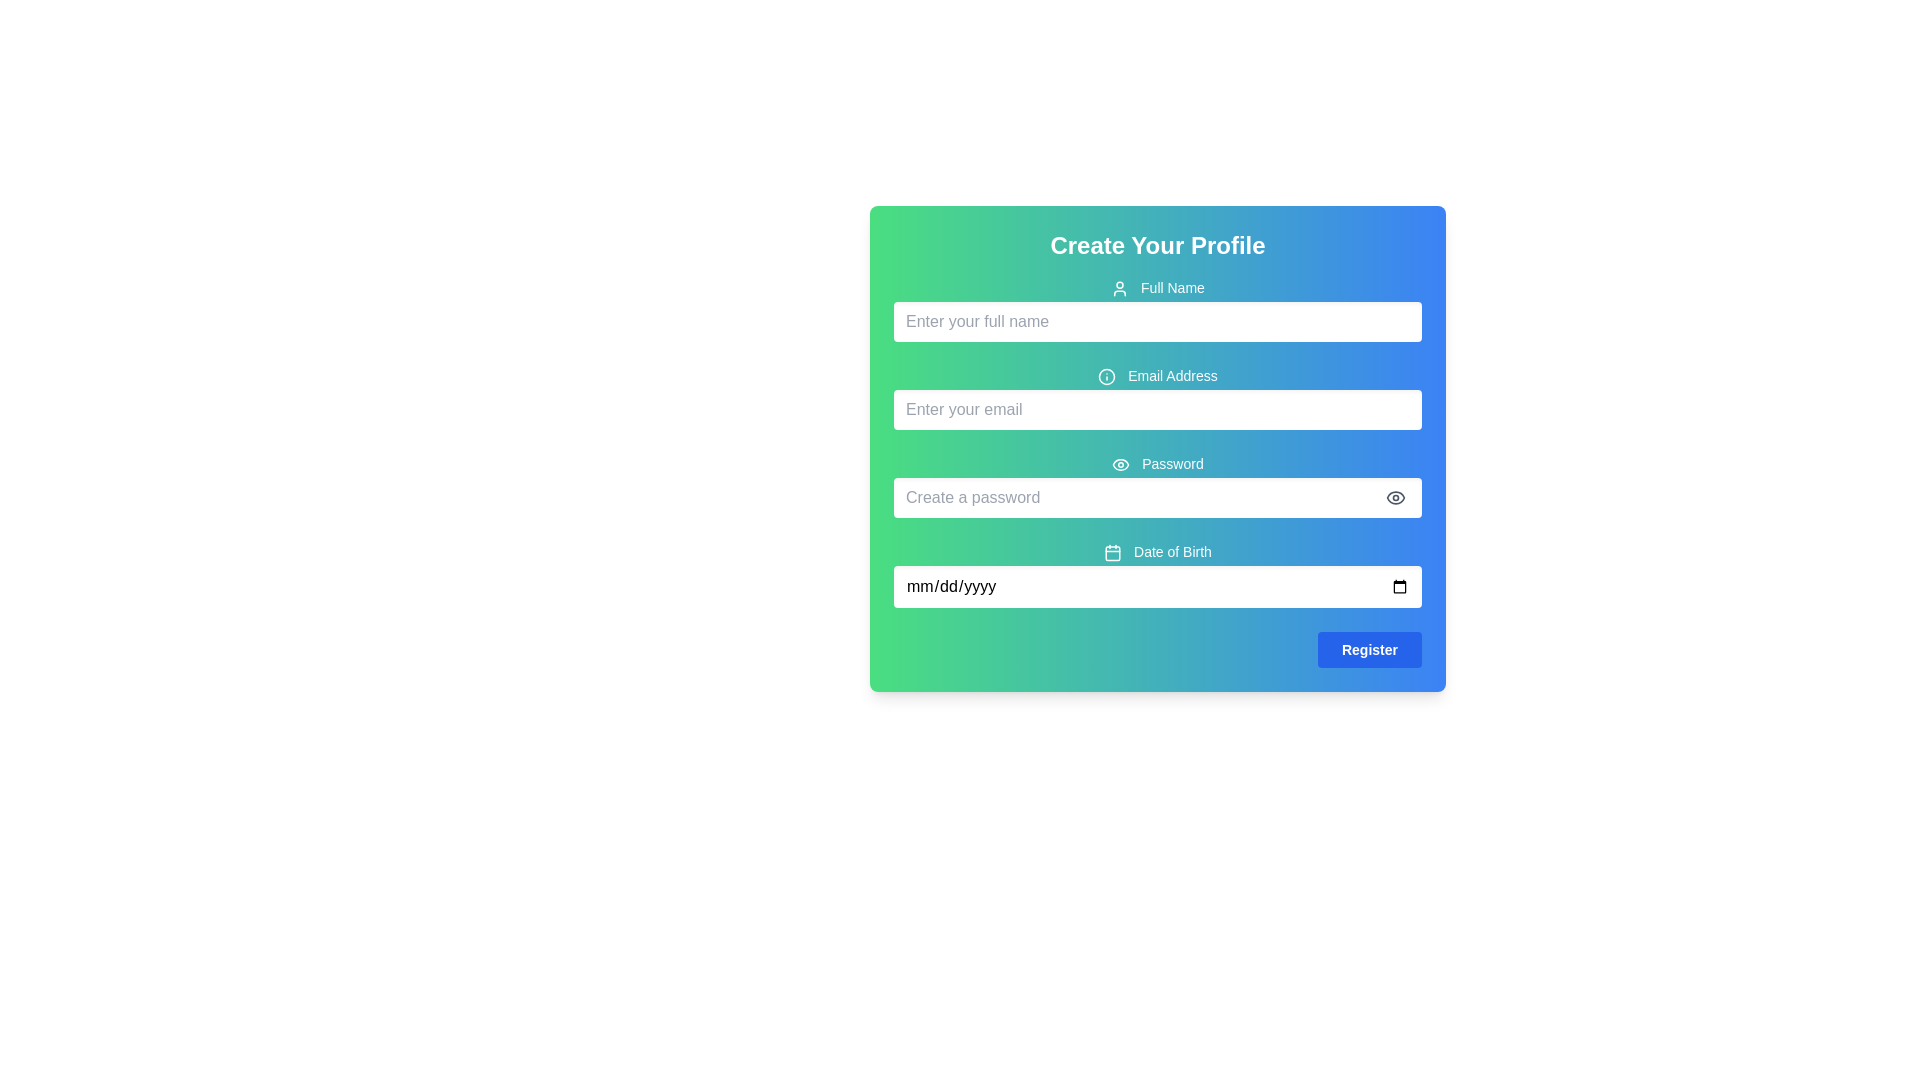  What do you see at coordinates (1112, 552) in the screenshot?
I see `the minimalist calendar icon located to the left of the 'mm/dd/yyyy' input field under the 'Date of Birth' heading` at bounding box center [1112, 552].